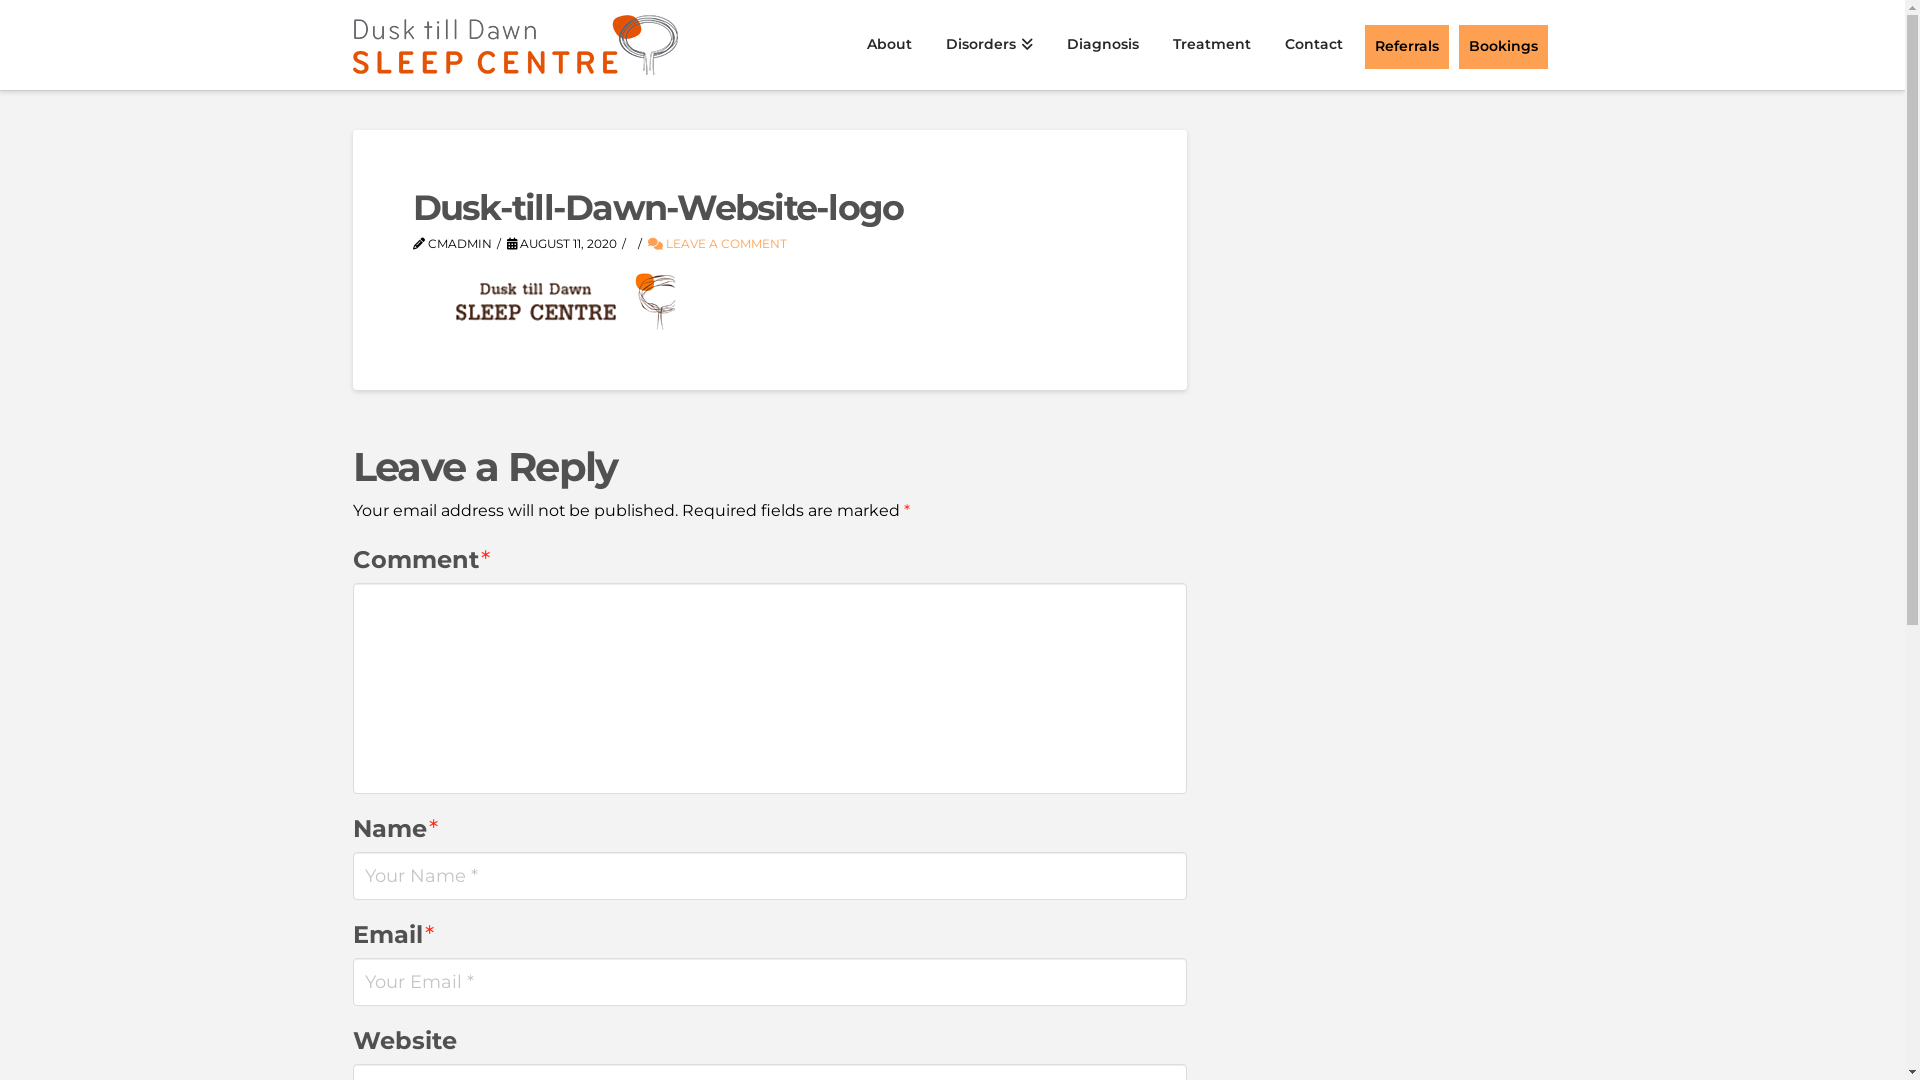  Describe the element at coordinates (1405, 45) in the screenshot. I see `'Referrals'` at that location.